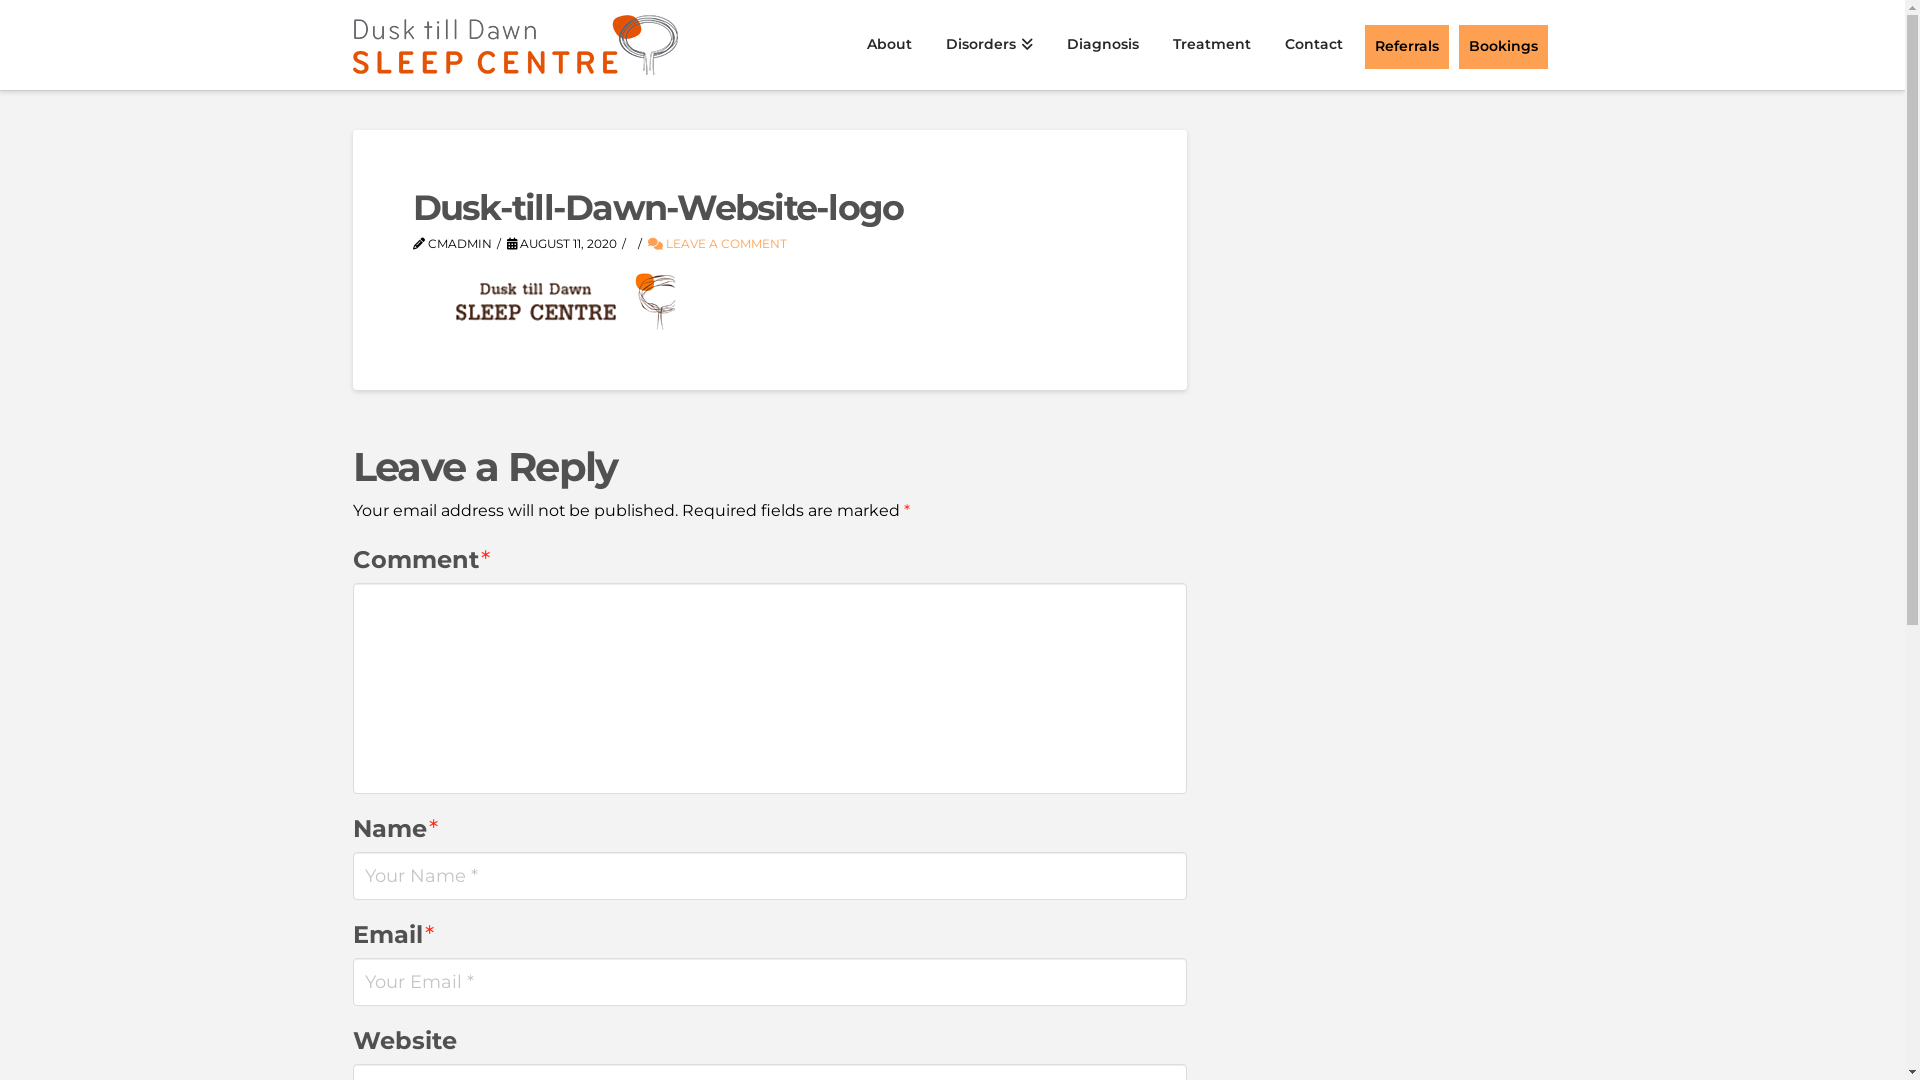  Describe the element at coordinates (1405, 45) in the screenshot. I see `'Referrals'` at that location.